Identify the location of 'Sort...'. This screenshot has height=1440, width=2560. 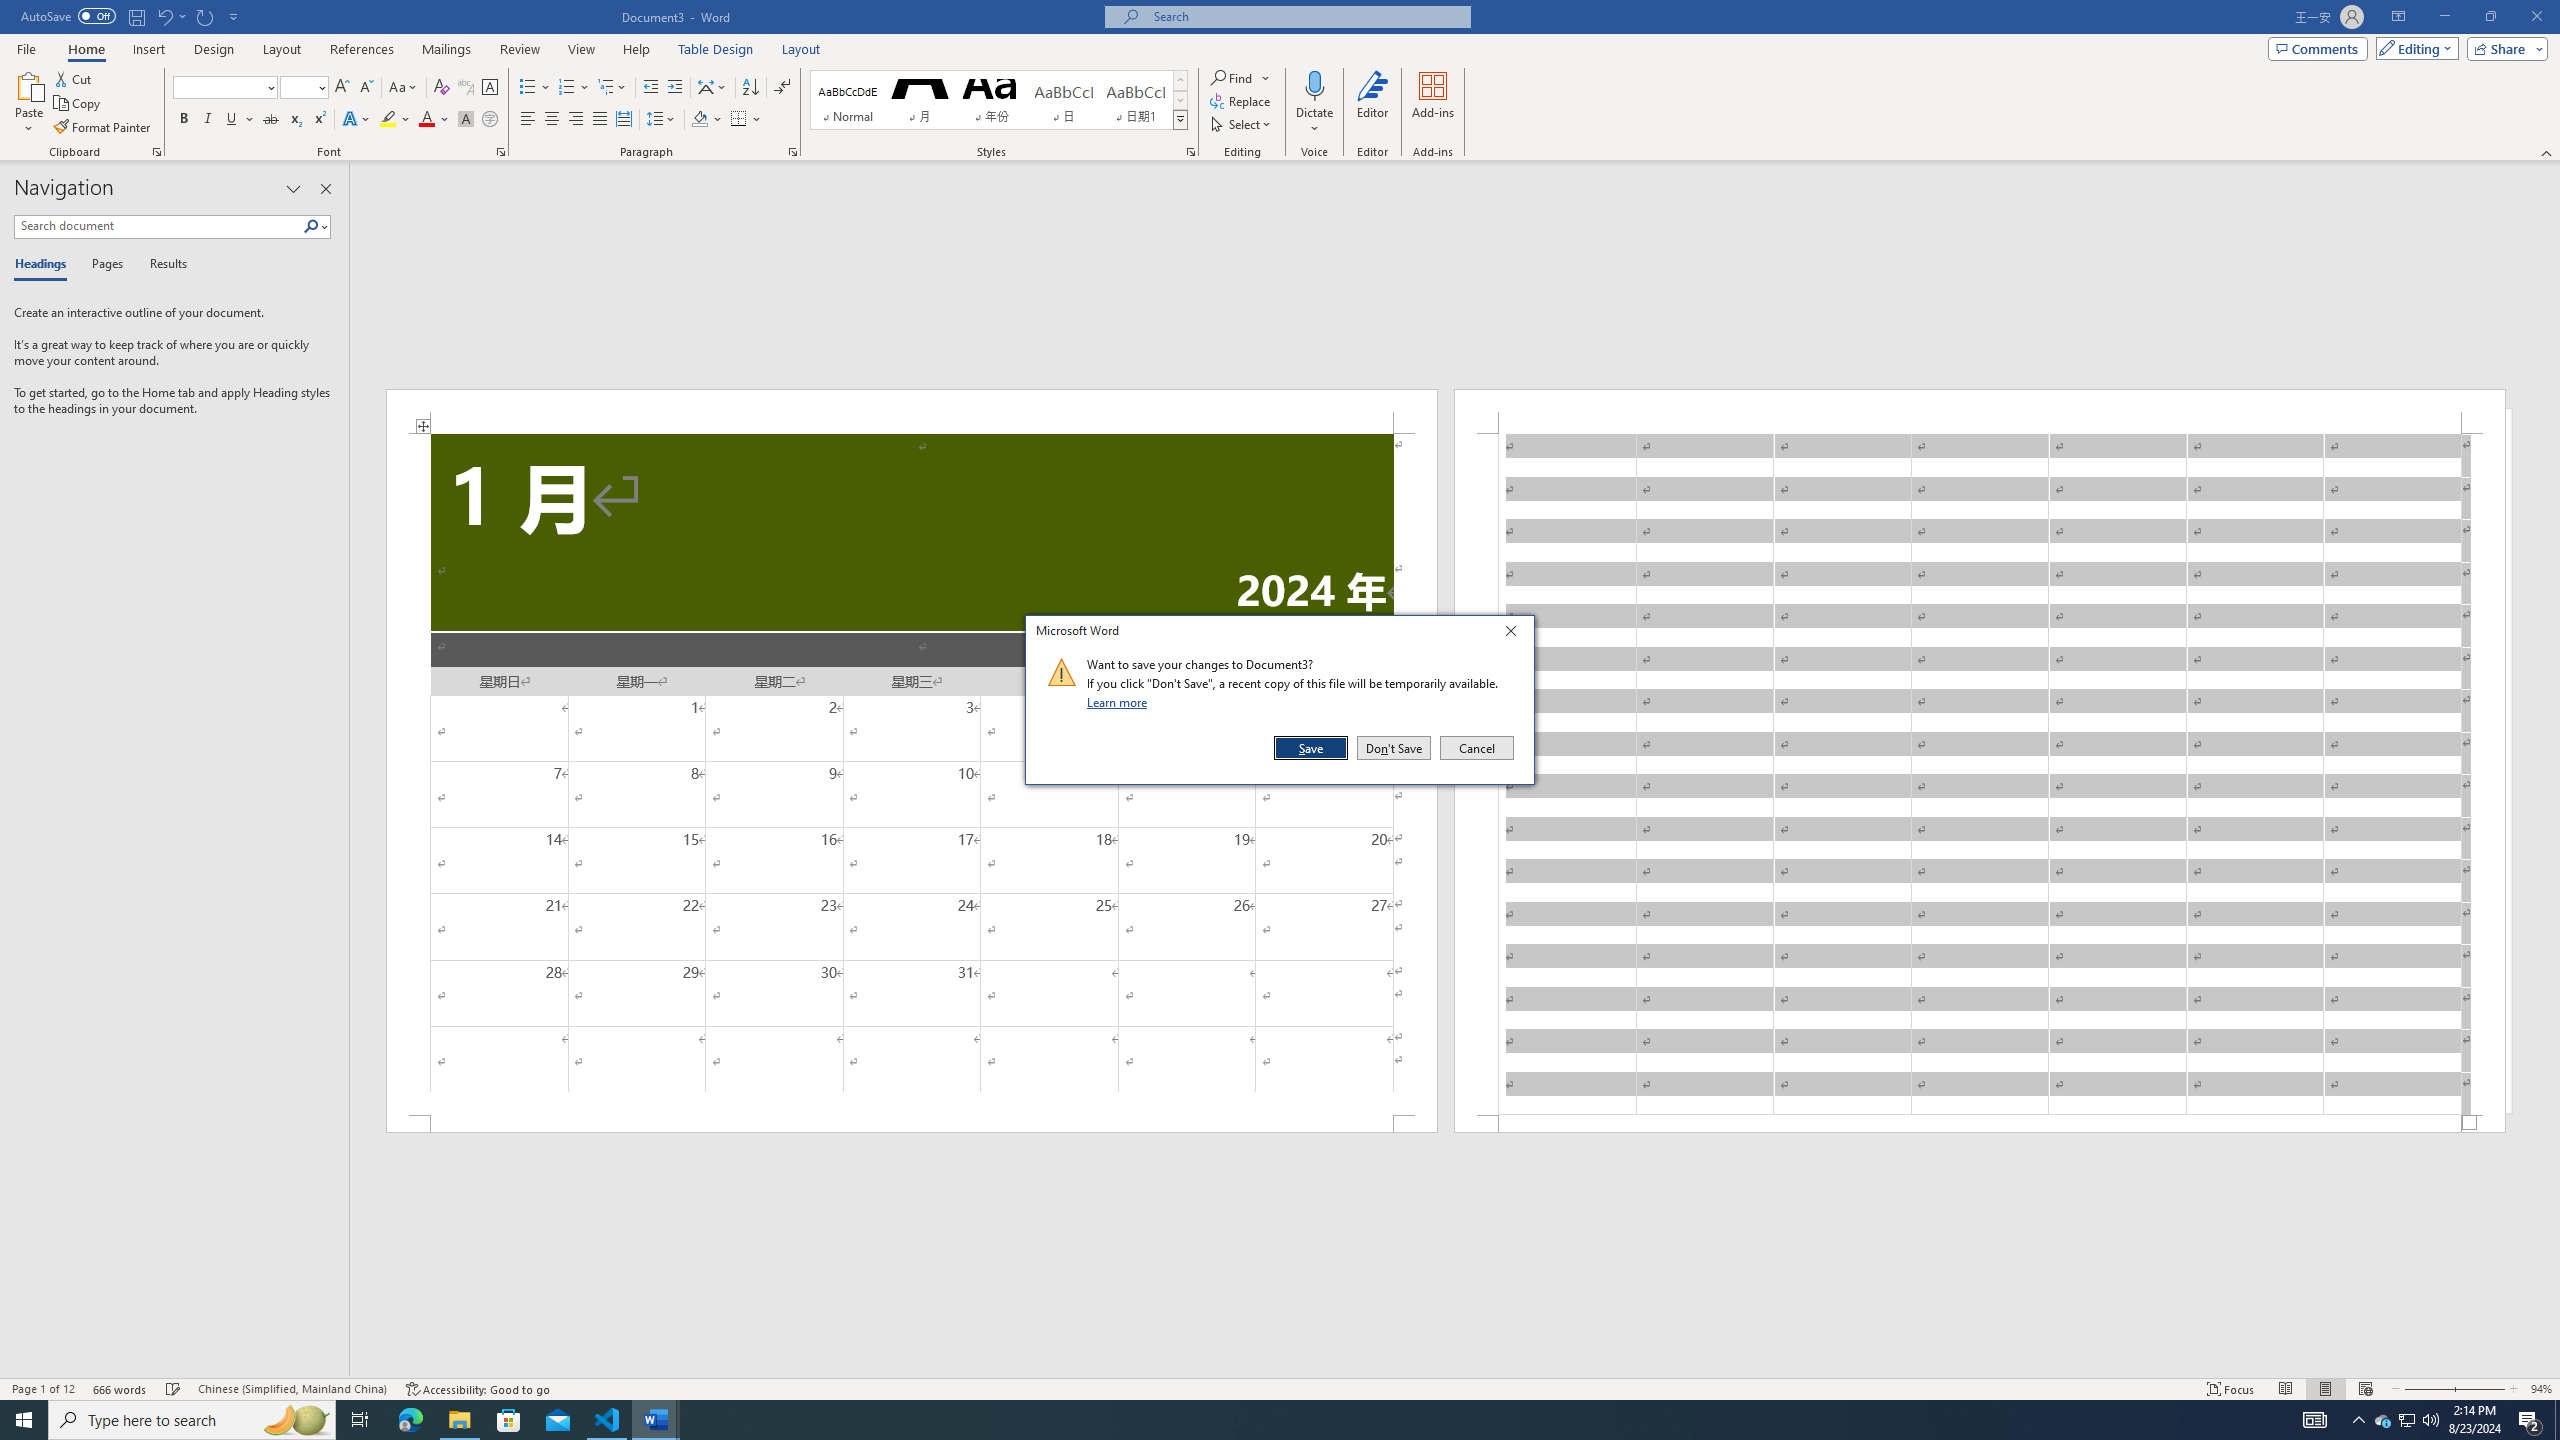
(750, 87).